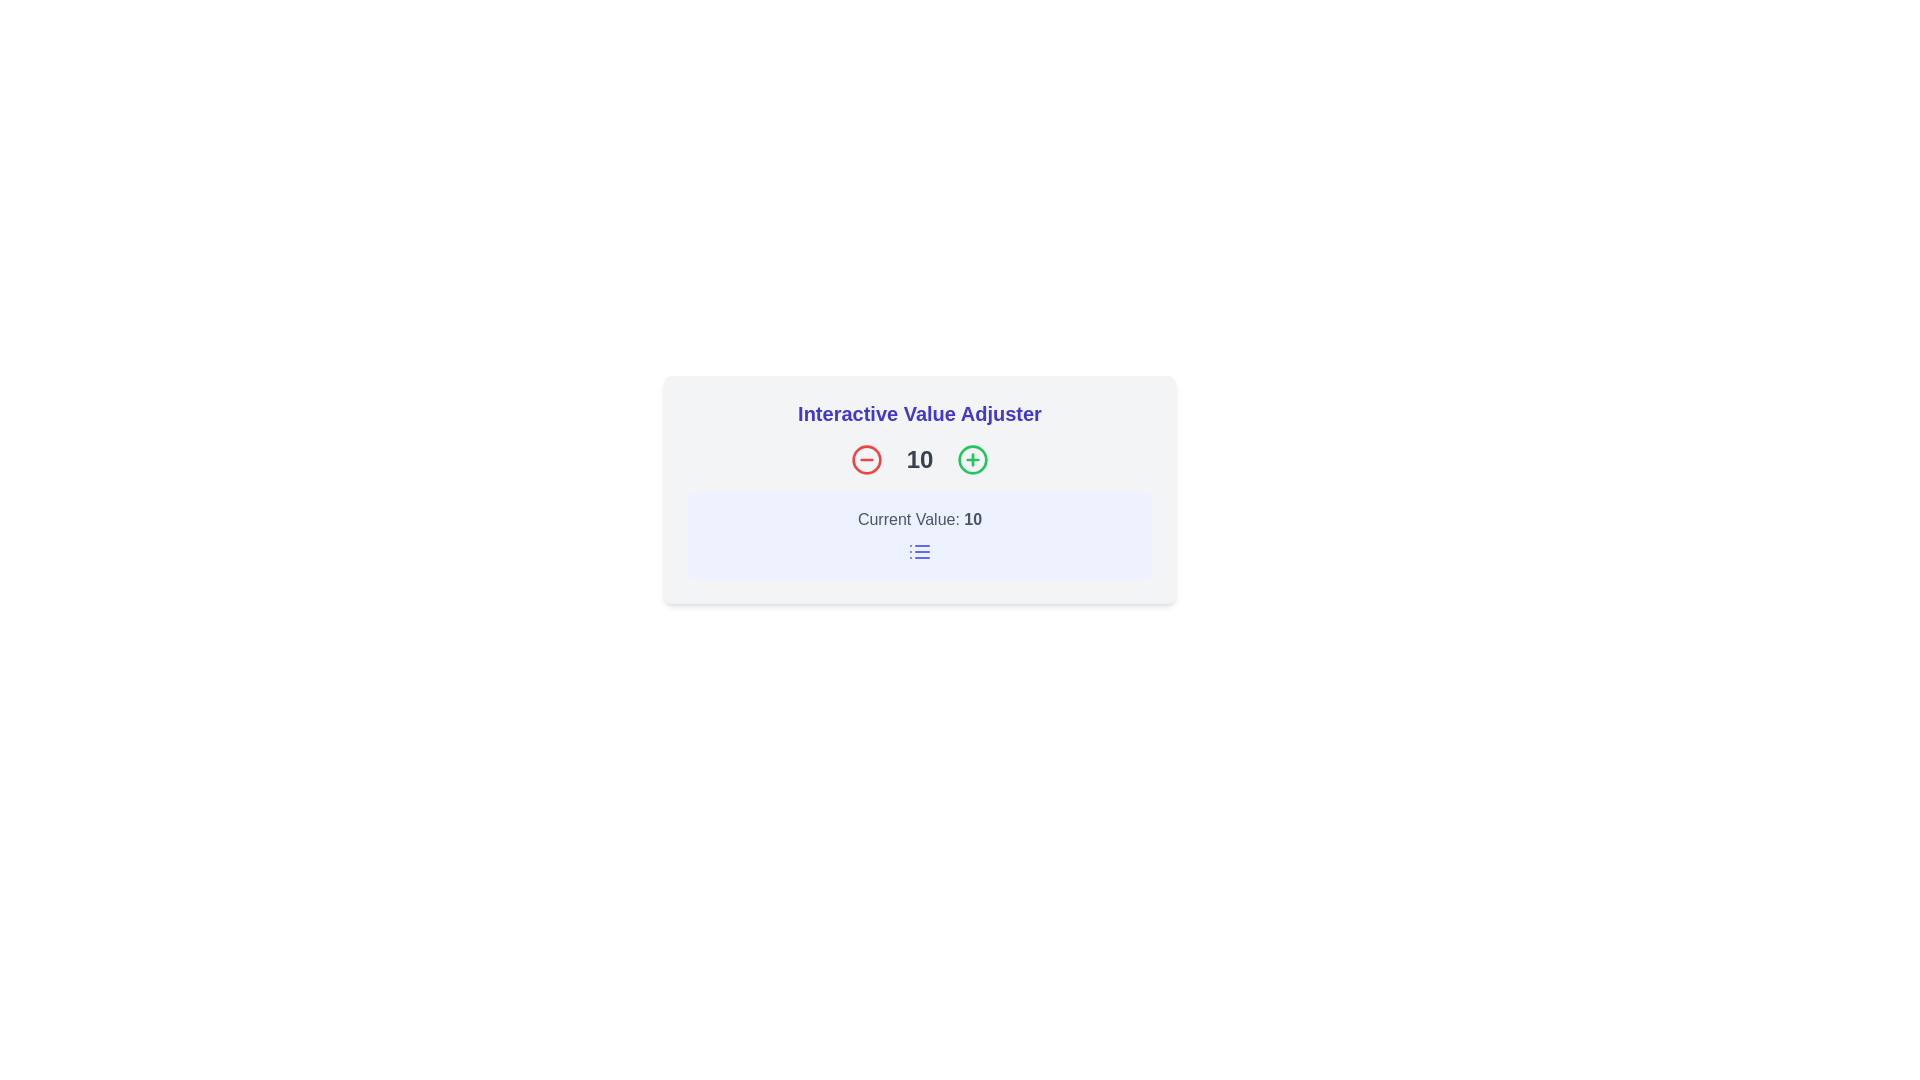 This screenshot has width=1920, height=1080. Describe the element at coordinates (919, 412) in the screenshot. I see `the bold blue text header labeled 'Interactive Value Adjuster' located at the top of the value adjustment interface` at that location.